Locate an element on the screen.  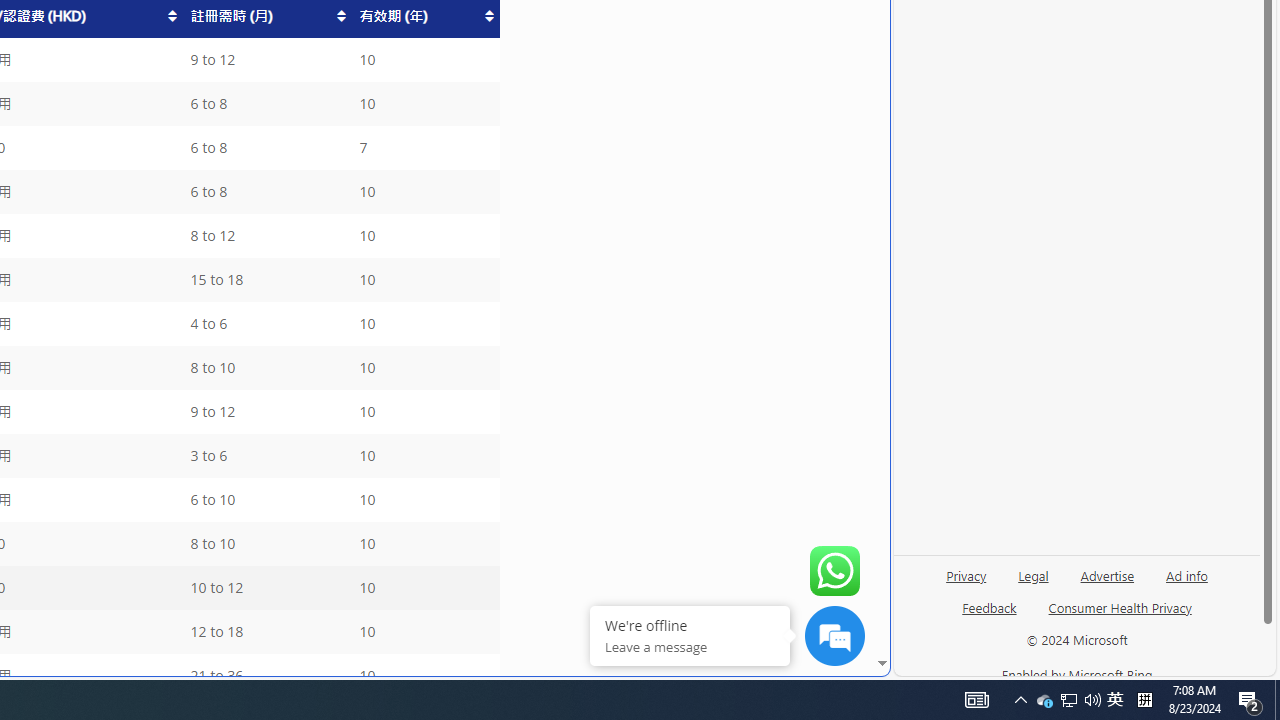
'8 to 10' is located at coordinates (265, 544).